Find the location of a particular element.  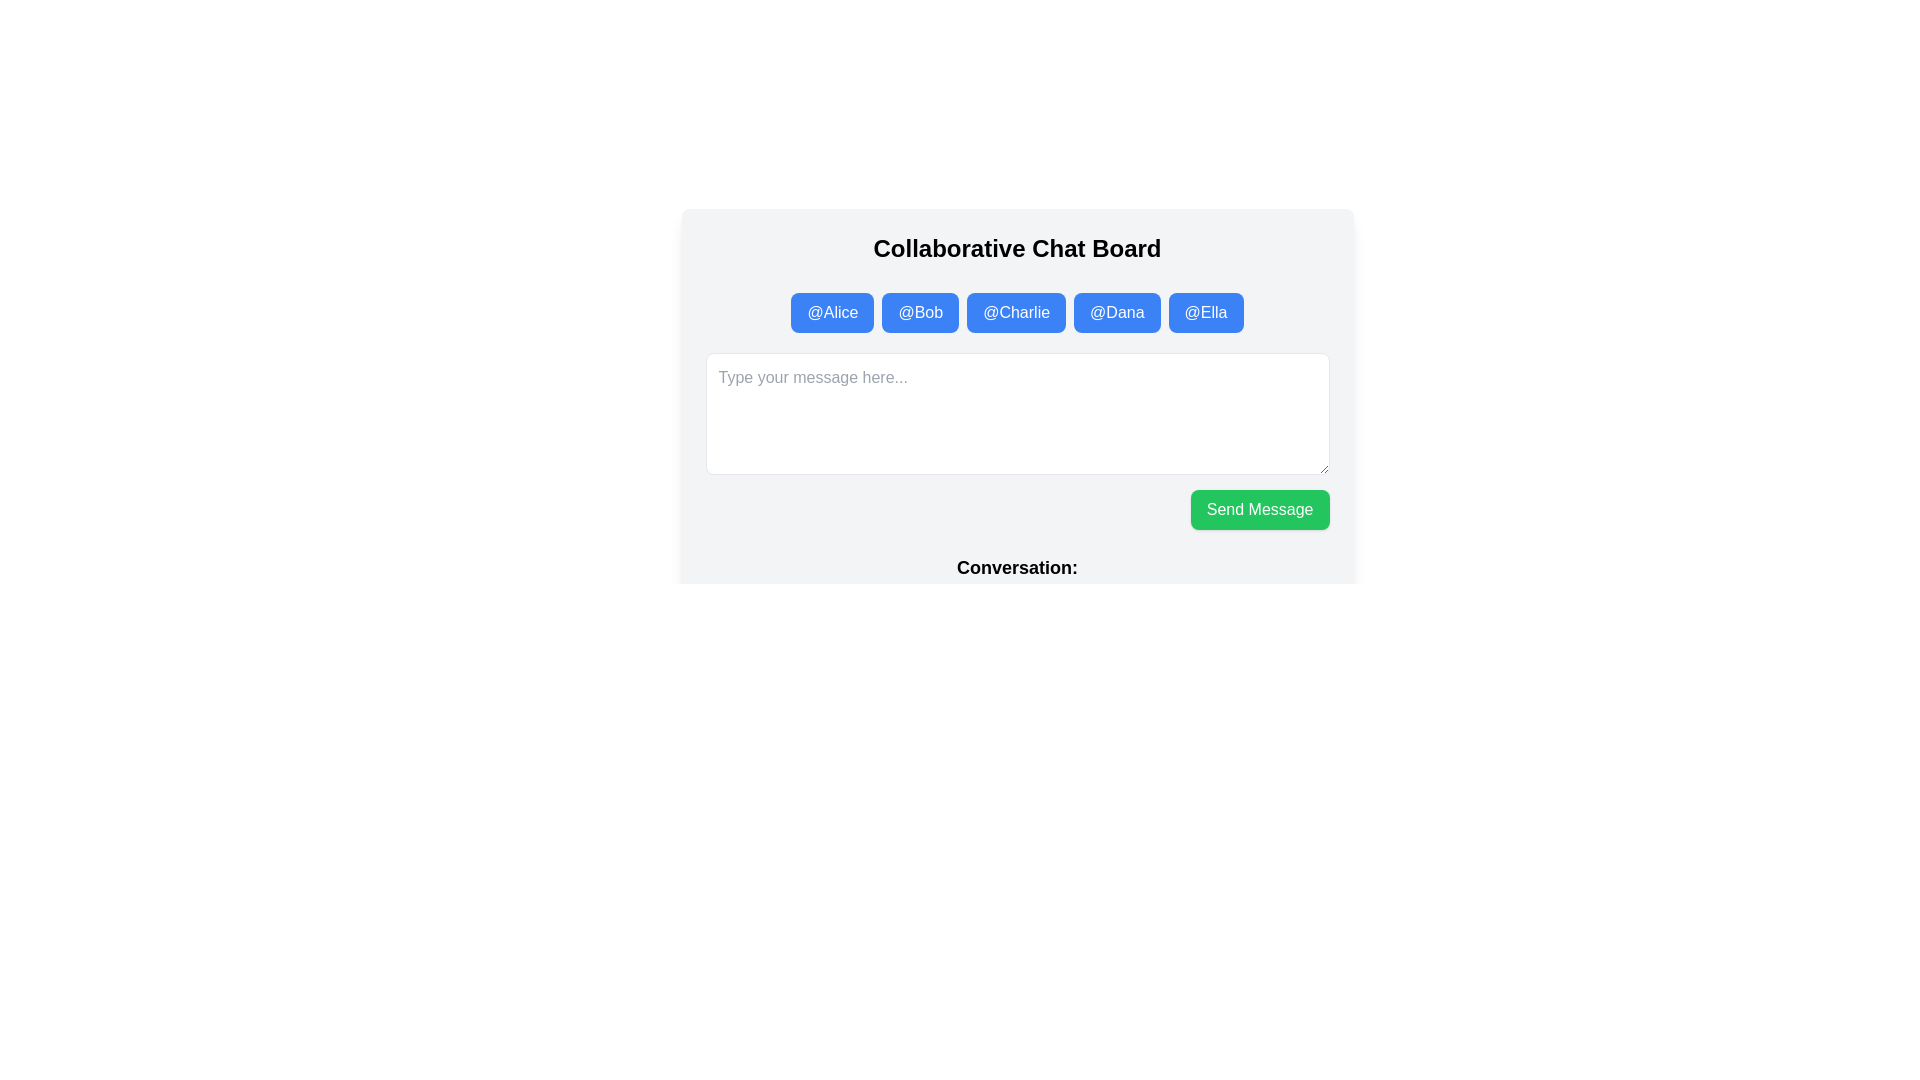

the button labeled '@Alice' is located at coordinates (832, 312).